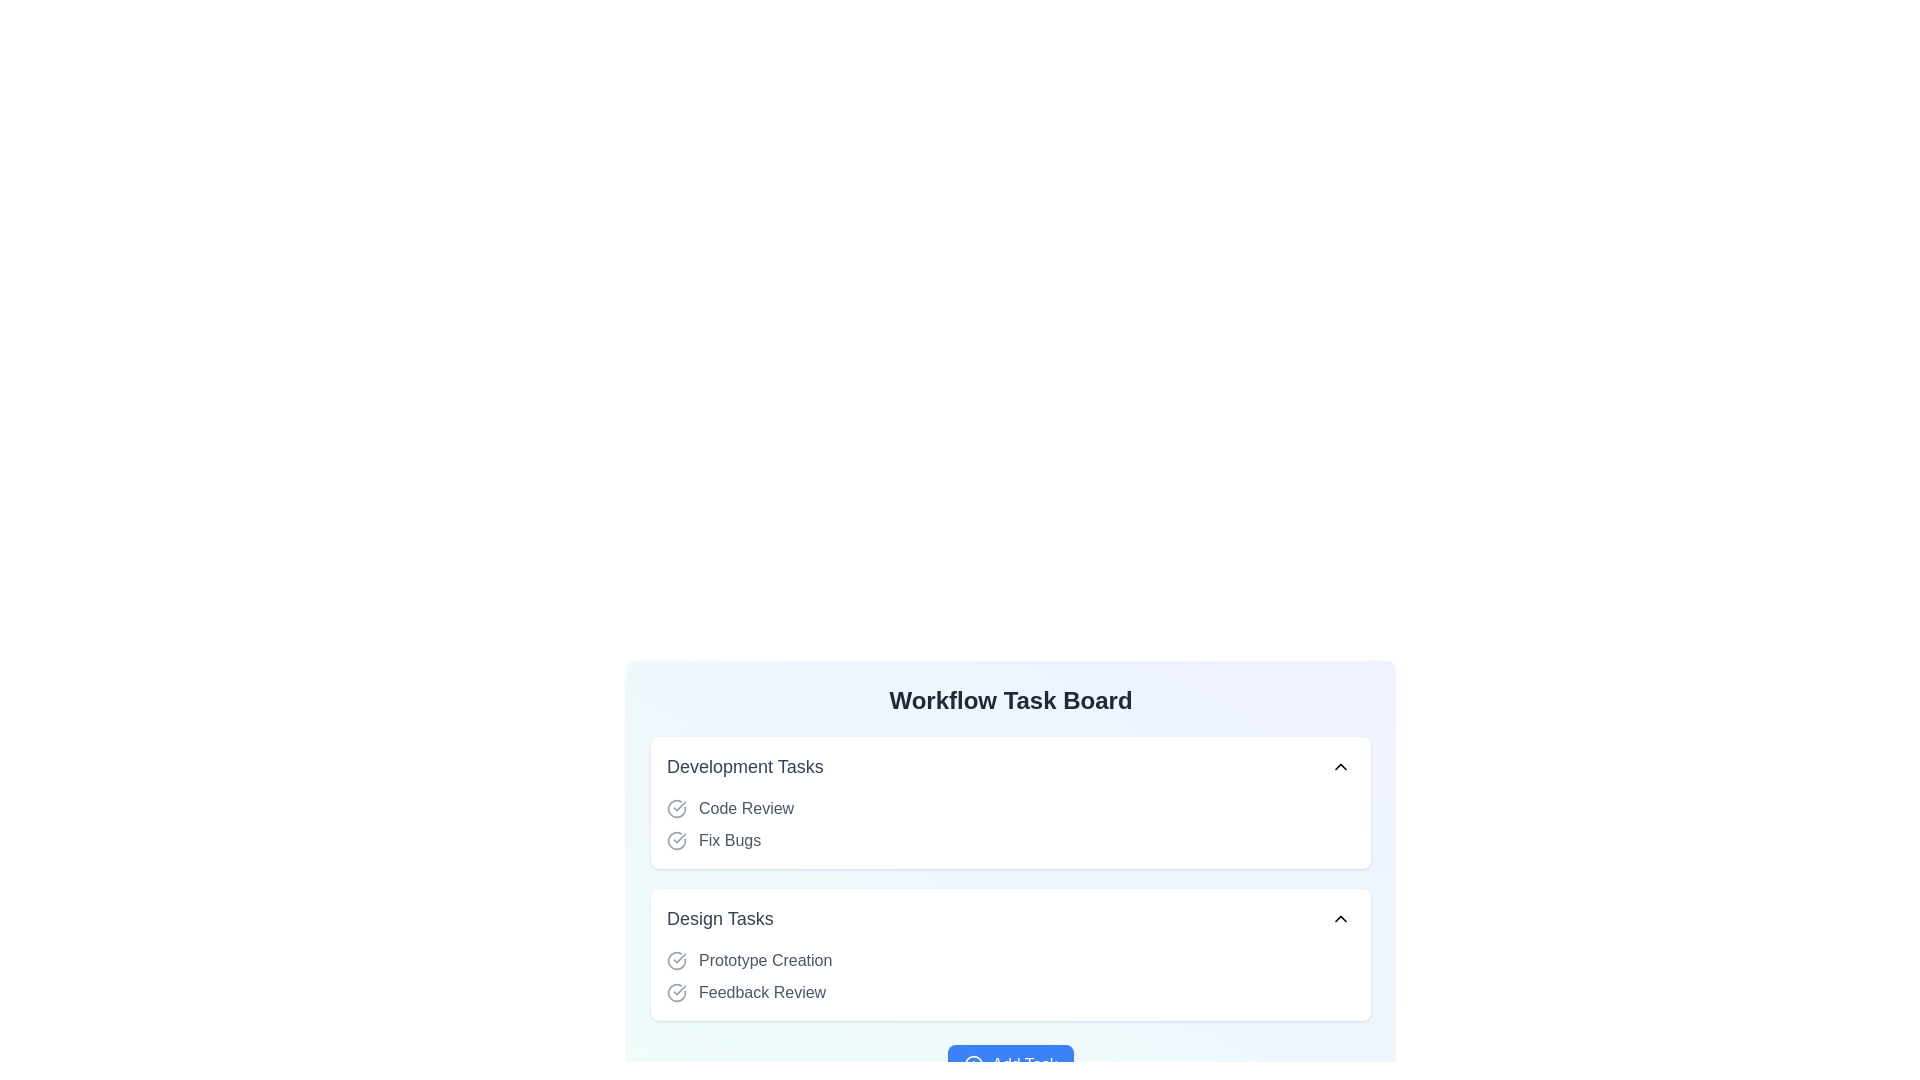  I want to click on the SVG Circle element, which is the central part of the 'Add Task' button located at the bottom edge of the task board display, so click(974, 1063).